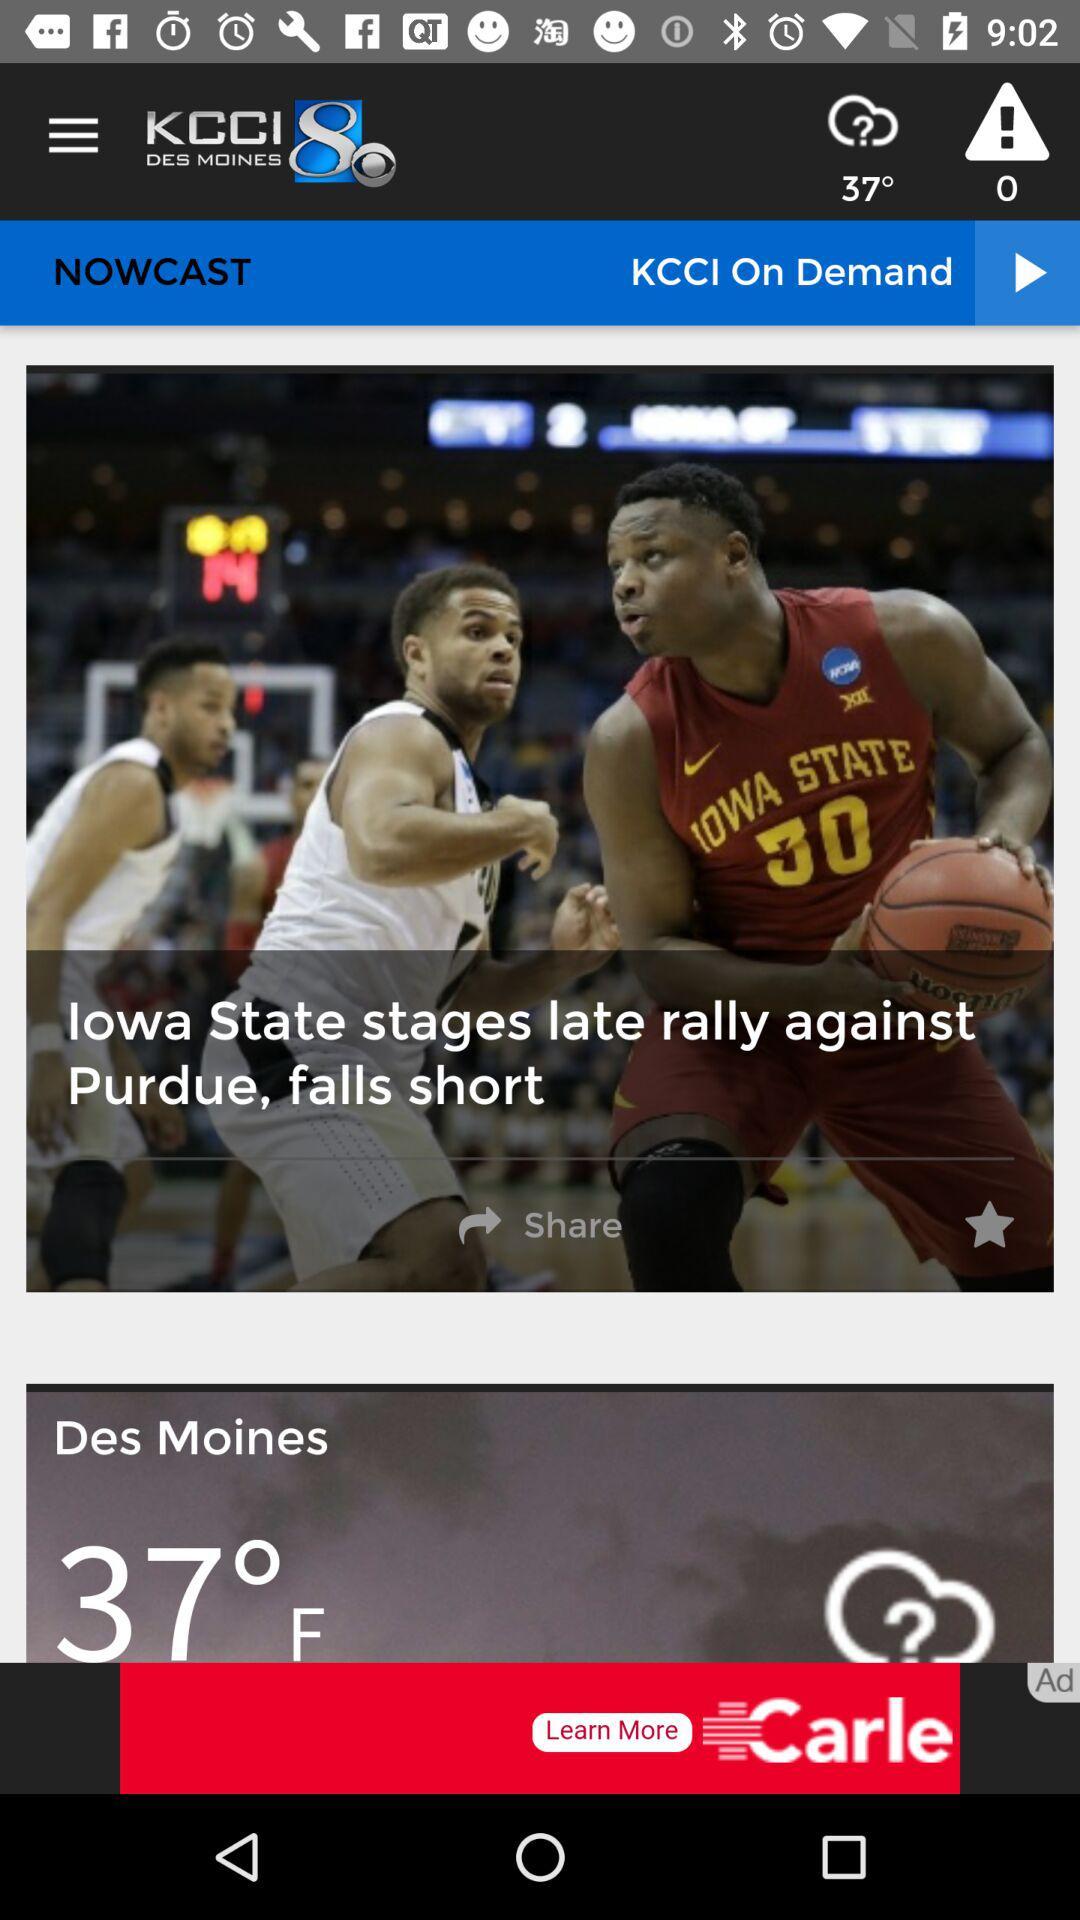 This screenshot has height=1920, width=1080. What do you see at coordinates (540, 1727) in the screenshot?
I see `advertisement` at bounding box center [540, 1727].